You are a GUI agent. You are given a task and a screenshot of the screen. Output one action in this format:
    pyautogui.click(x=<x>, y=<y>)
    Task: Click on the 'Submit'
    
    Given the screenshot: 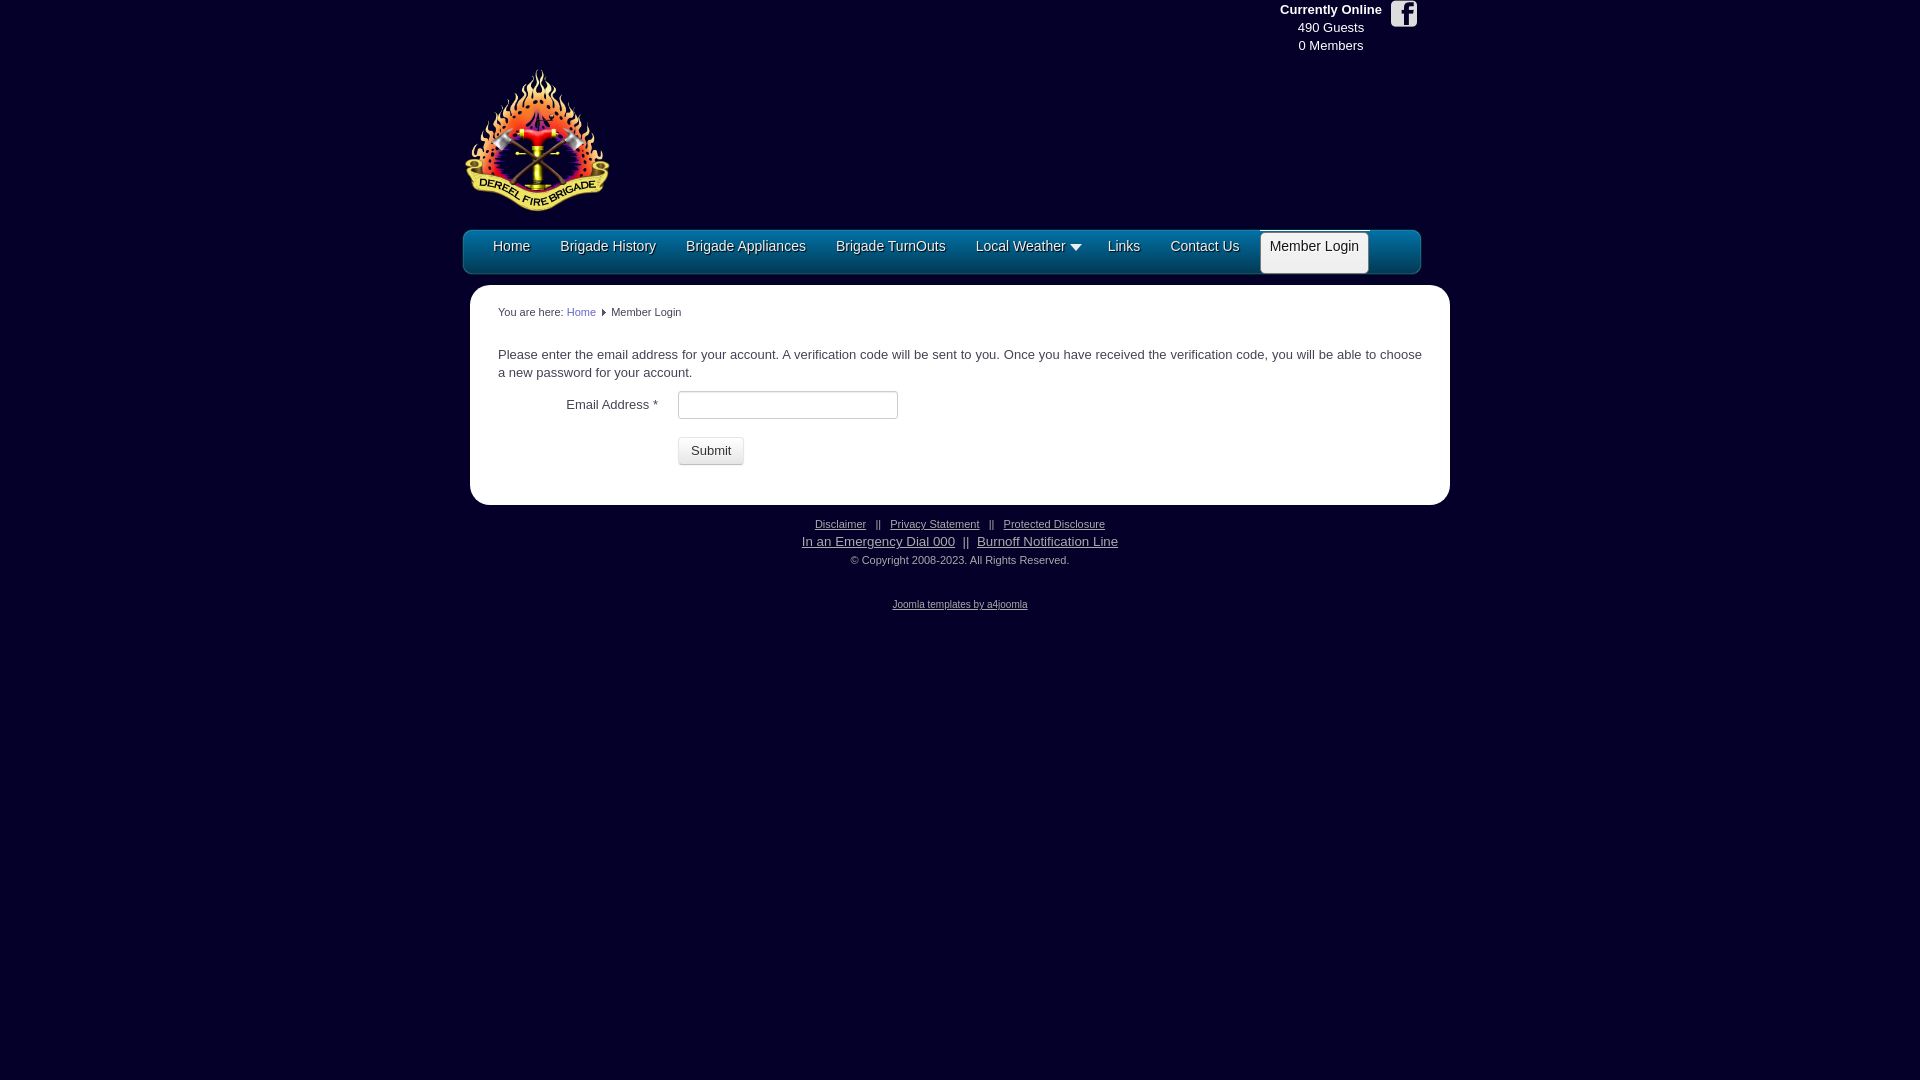 What is the action you would take?
    pyautogui.click(x=710, y=451)
    